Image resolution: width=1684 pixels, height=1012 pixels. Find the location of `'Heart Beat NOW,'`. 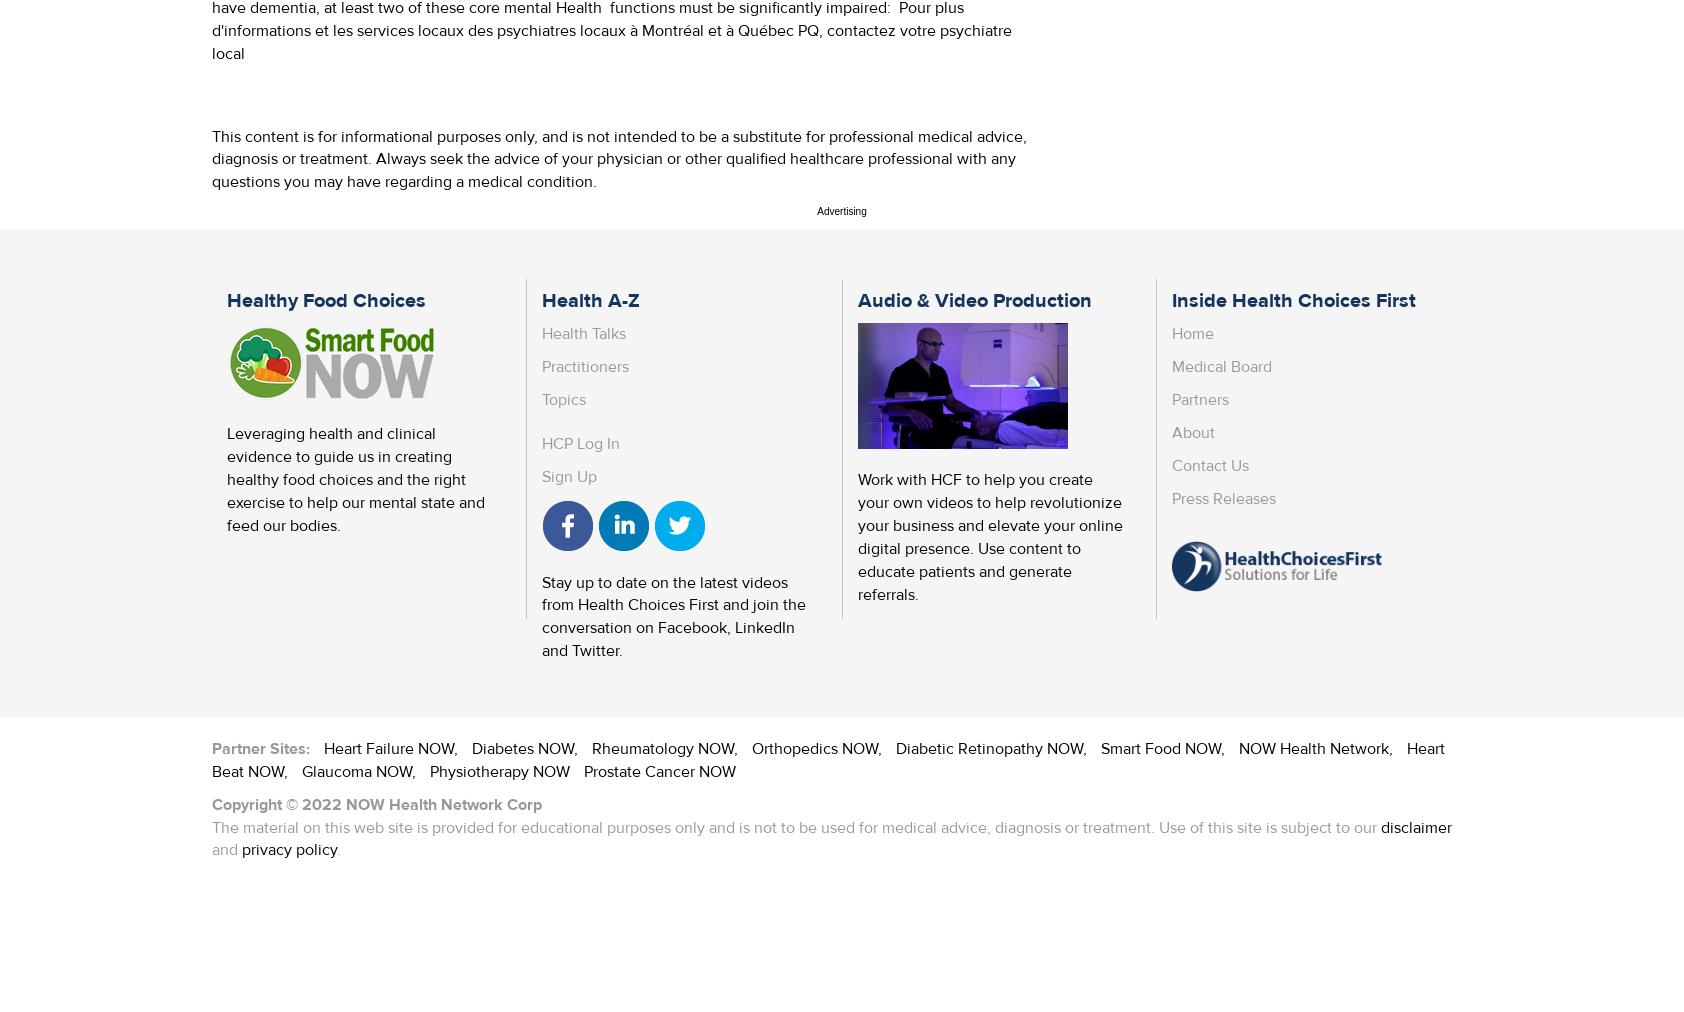

'Heart Beat NOW,' is located at coordinates (828, 759).